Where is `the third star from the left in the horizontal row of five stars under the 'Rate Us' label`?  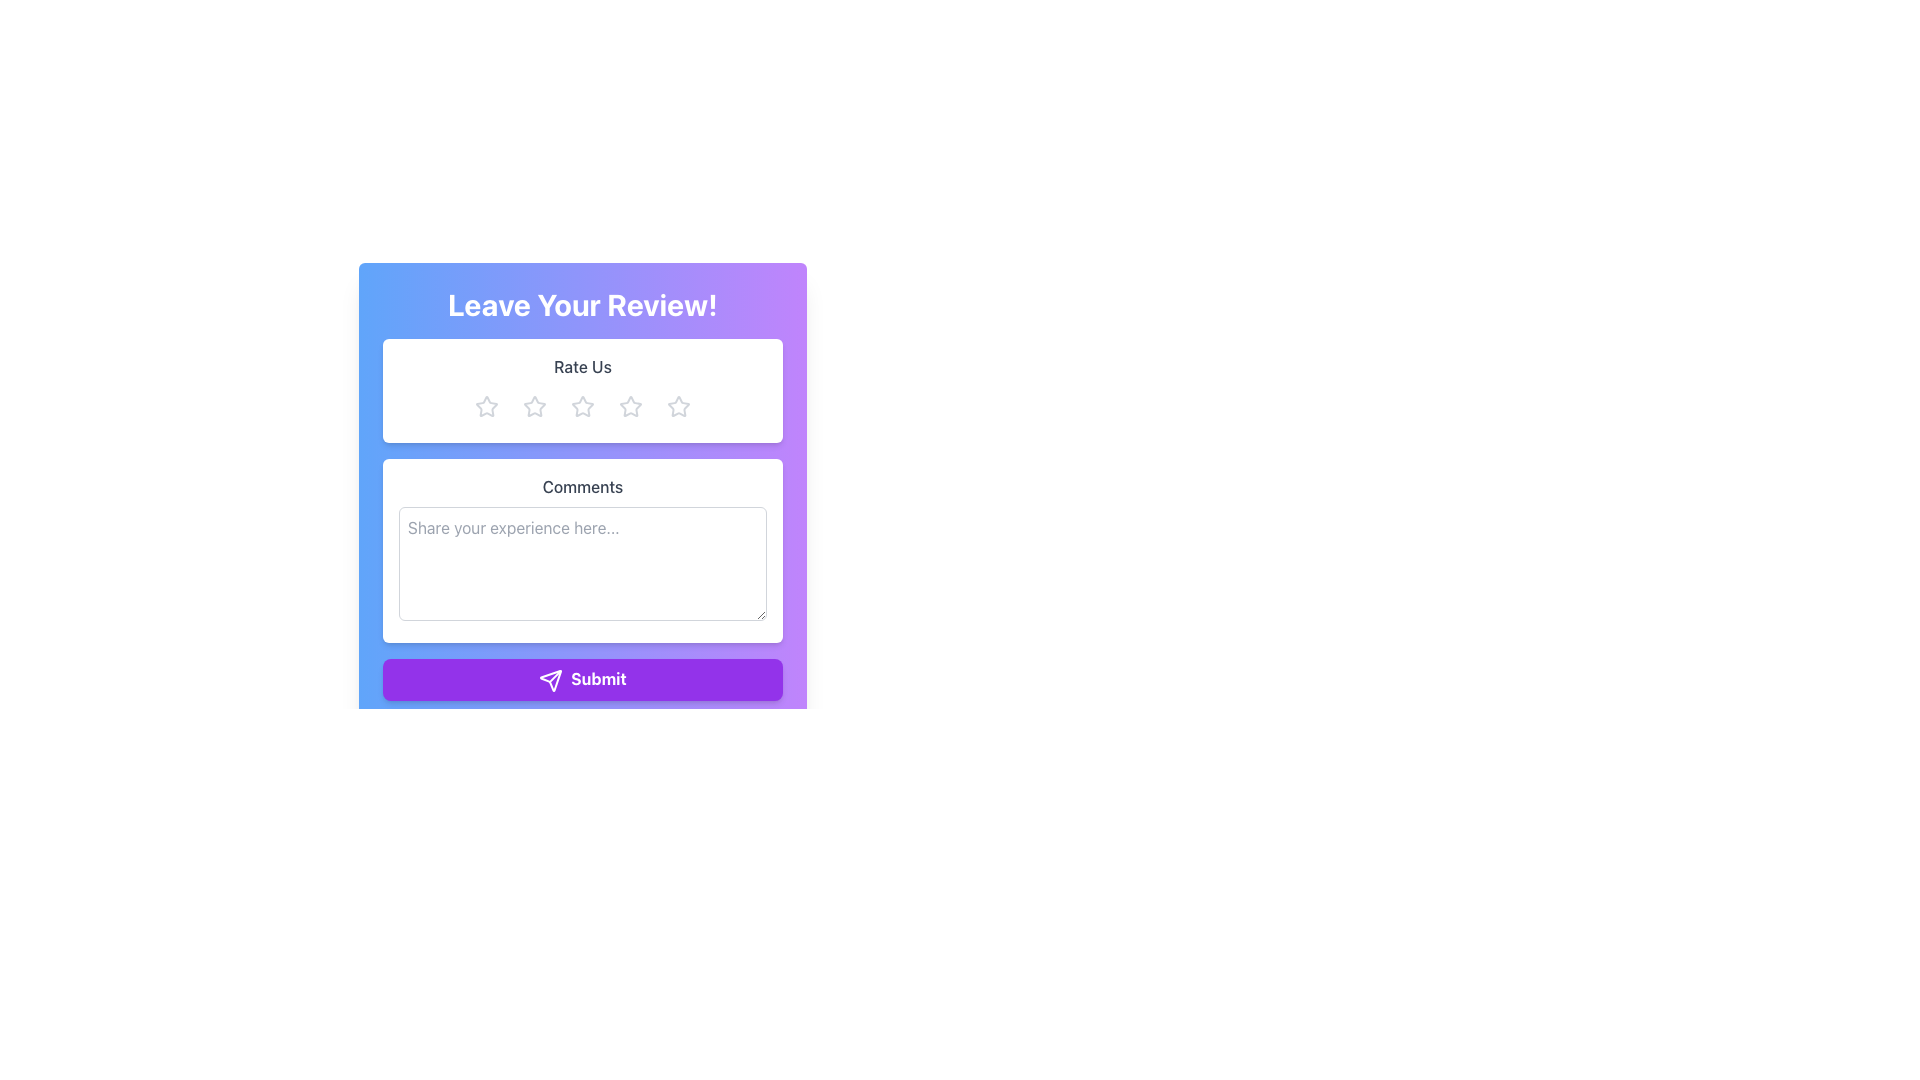 the third star from the left in the horizontal row of five stars under the 'Rate Us' label is located at coordinates (629, 406).